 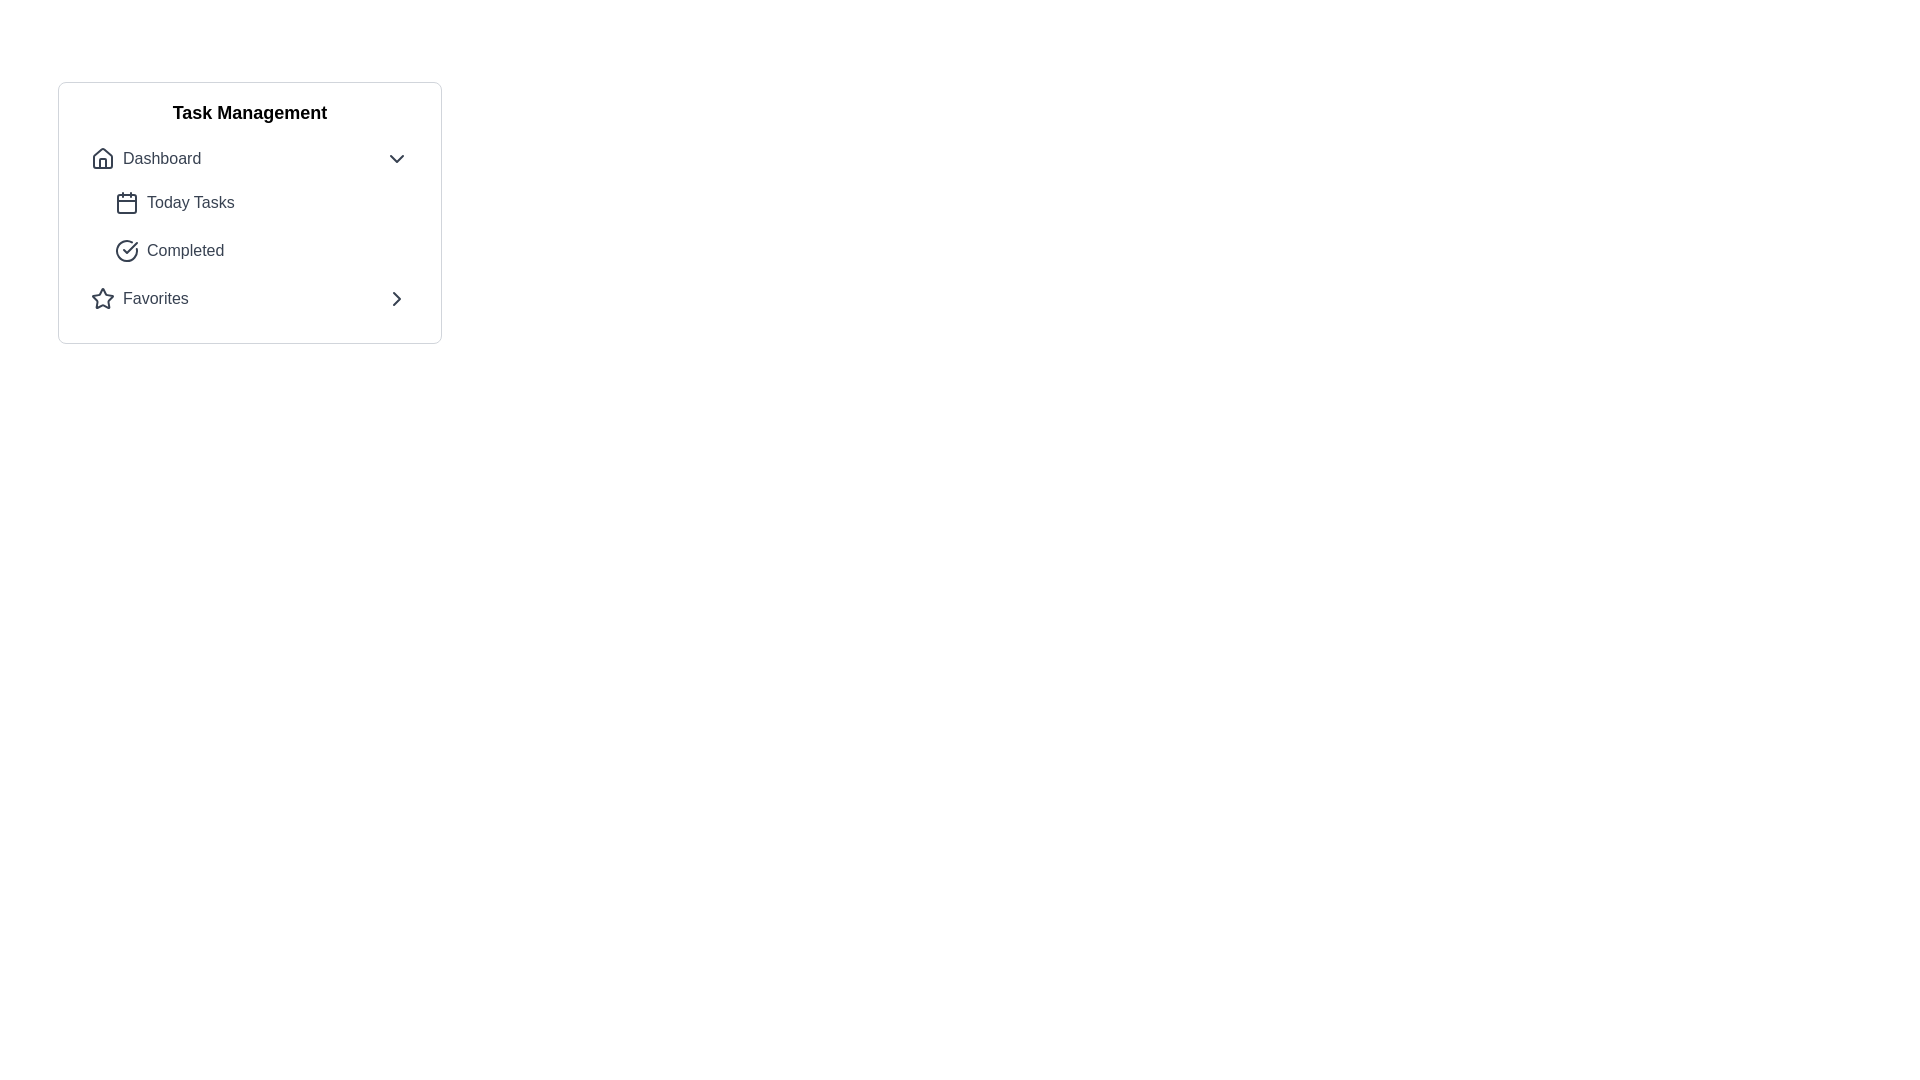 What do you see at coordinates (162, 157) in the screenshot?
I see `the 'Dashboard' text label, which is styled with medium font weight and is located to the right of a small house-like icon in the 'Task Management' sidebar menu` at bounding box center [162, 157].